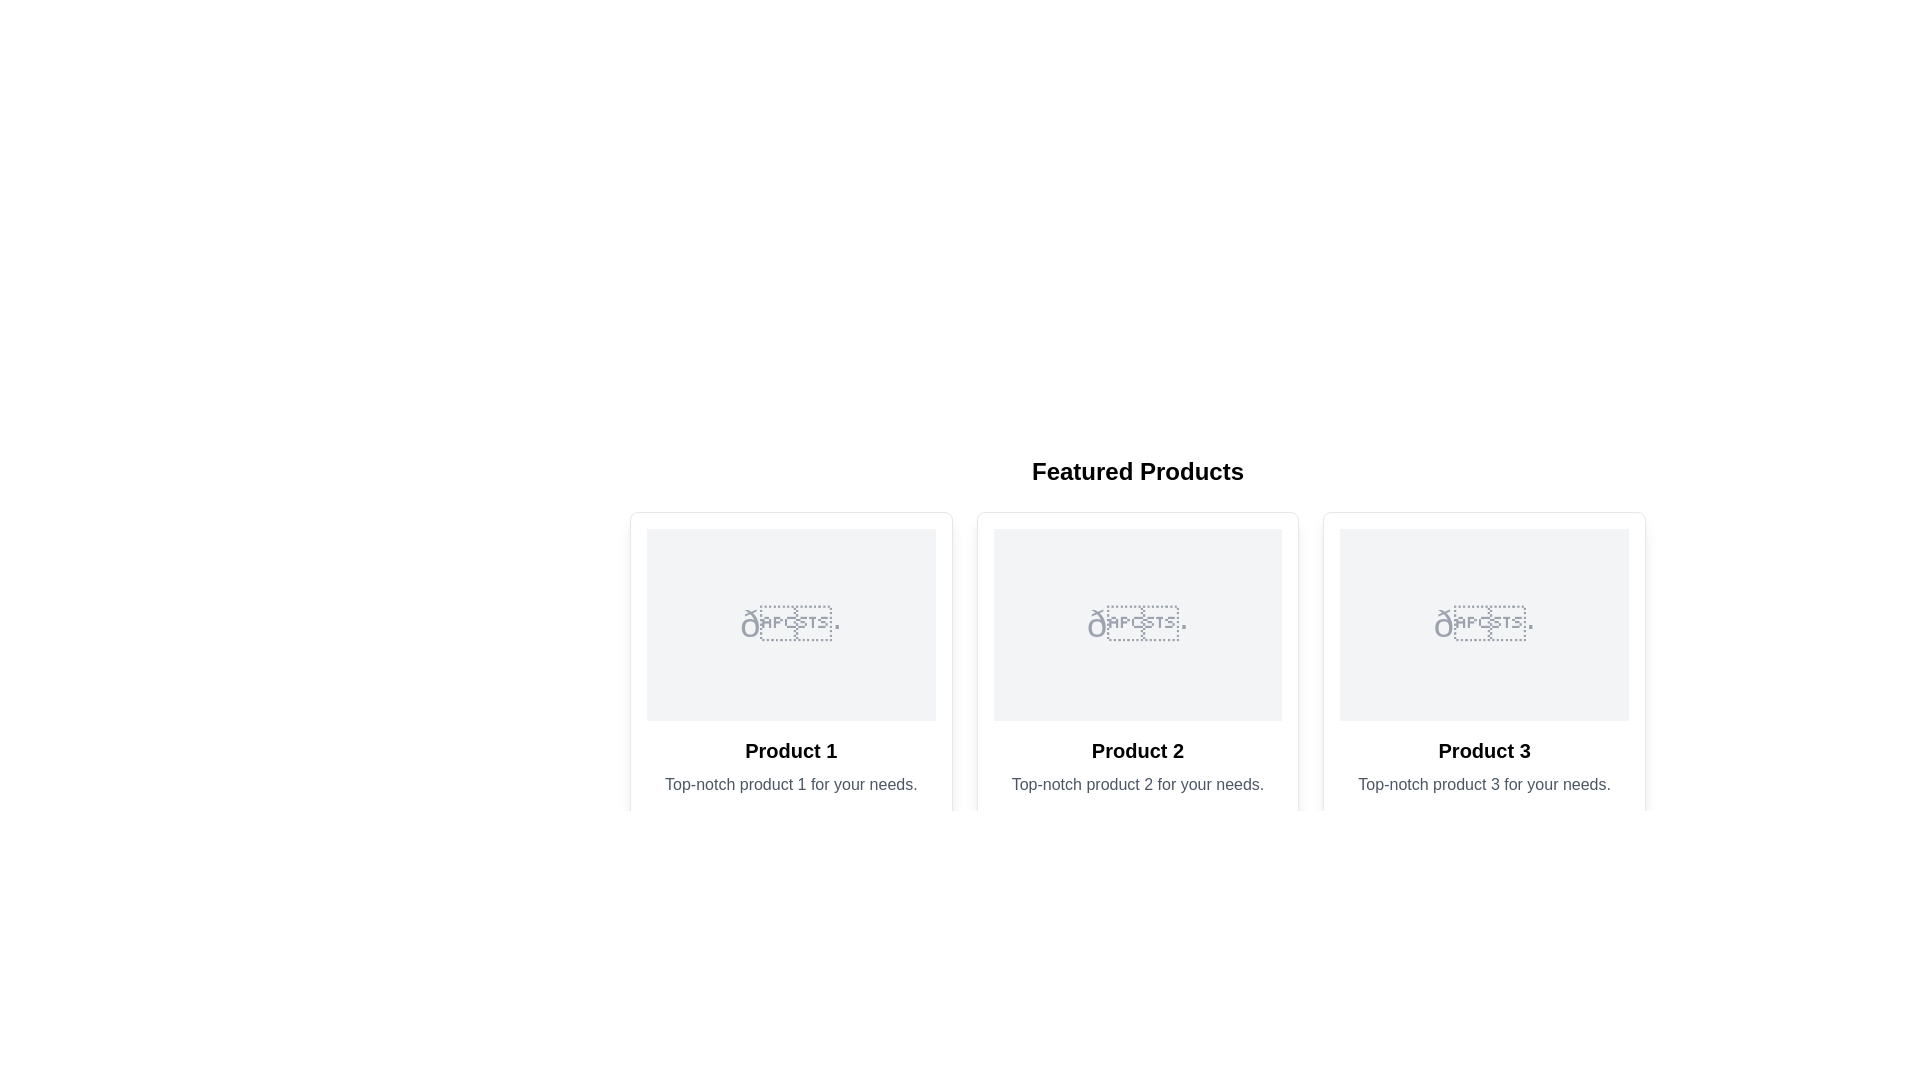 Image resolution: width=1920 pixels, height=1080 pixels. I want to click on the static visual placeholder for 'Product 2' within the middle card of the 'Featured Products' section, so click(1137, 623).